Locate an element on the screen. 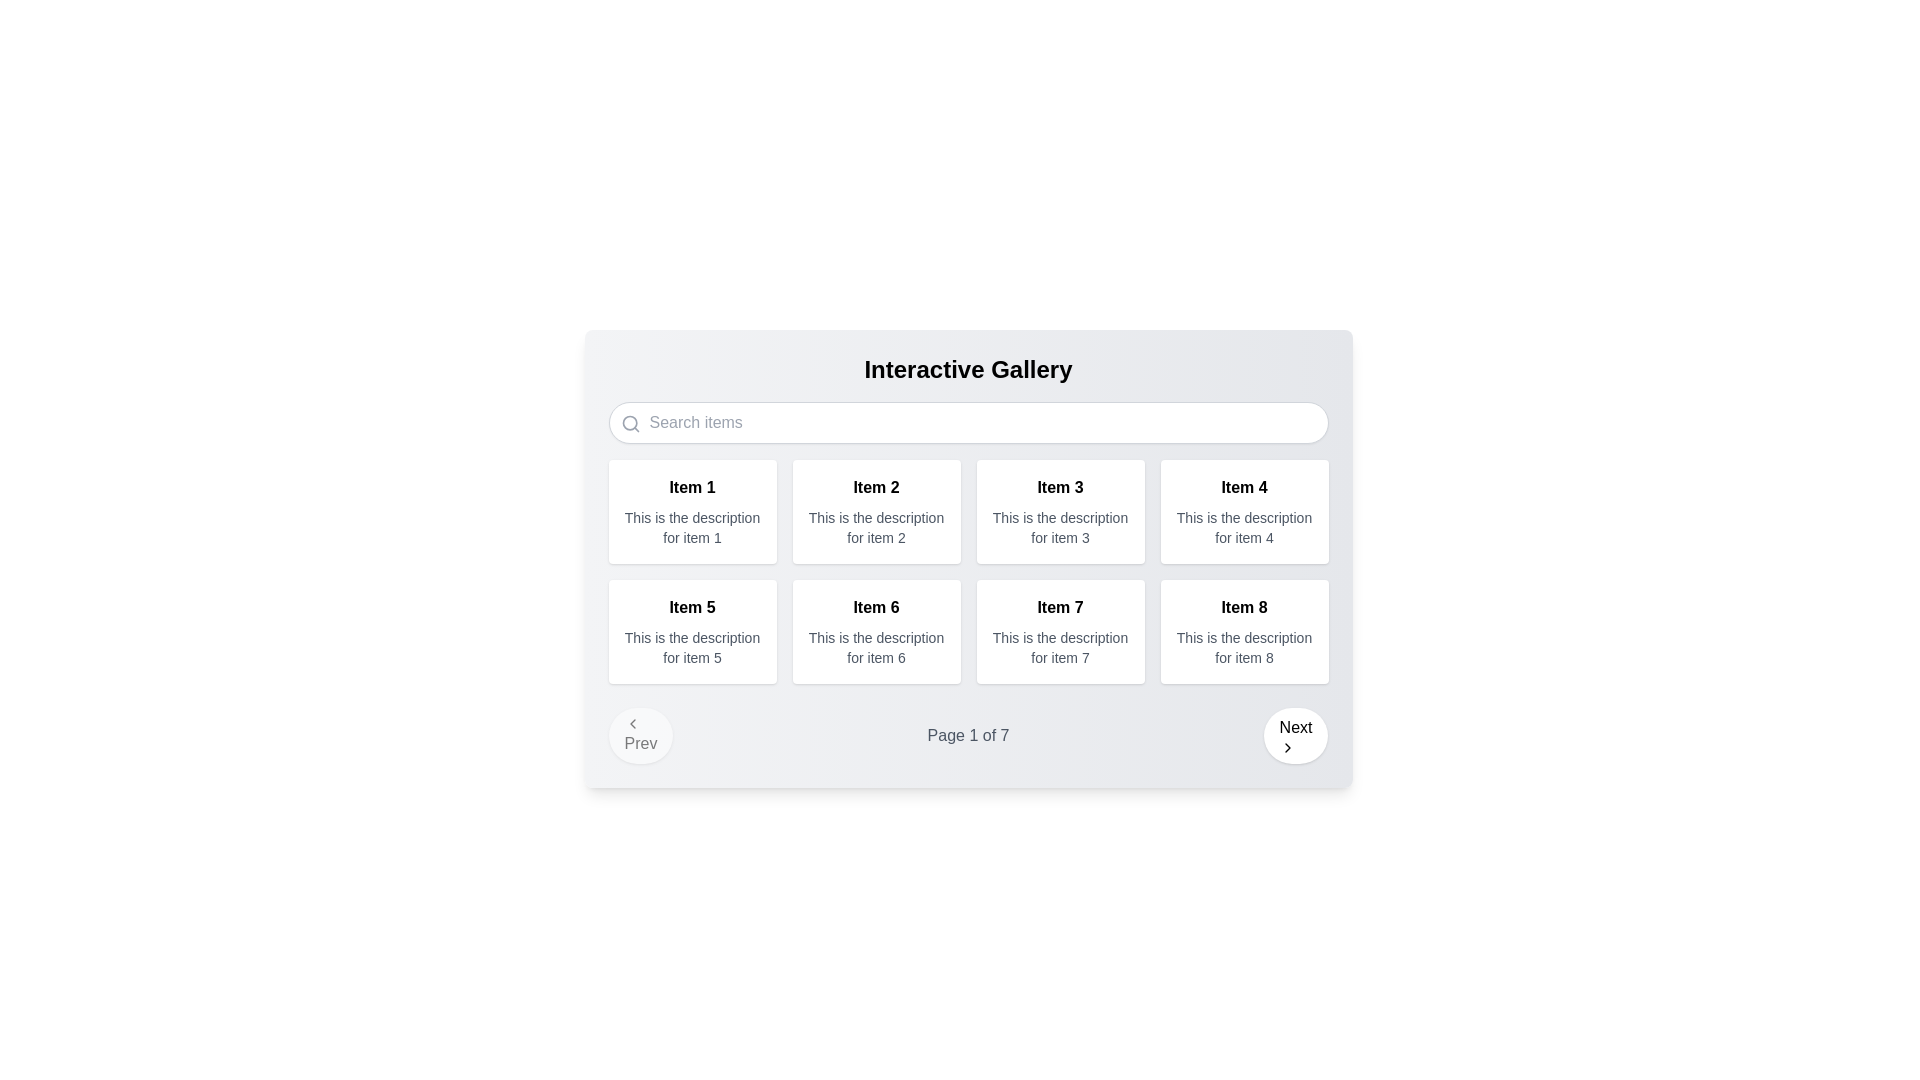 This screenshot has width=1920, height=1080. the bold-styled title text located in the third card of the first row within a grid of eight cards is located at coordinates (1059, 607).